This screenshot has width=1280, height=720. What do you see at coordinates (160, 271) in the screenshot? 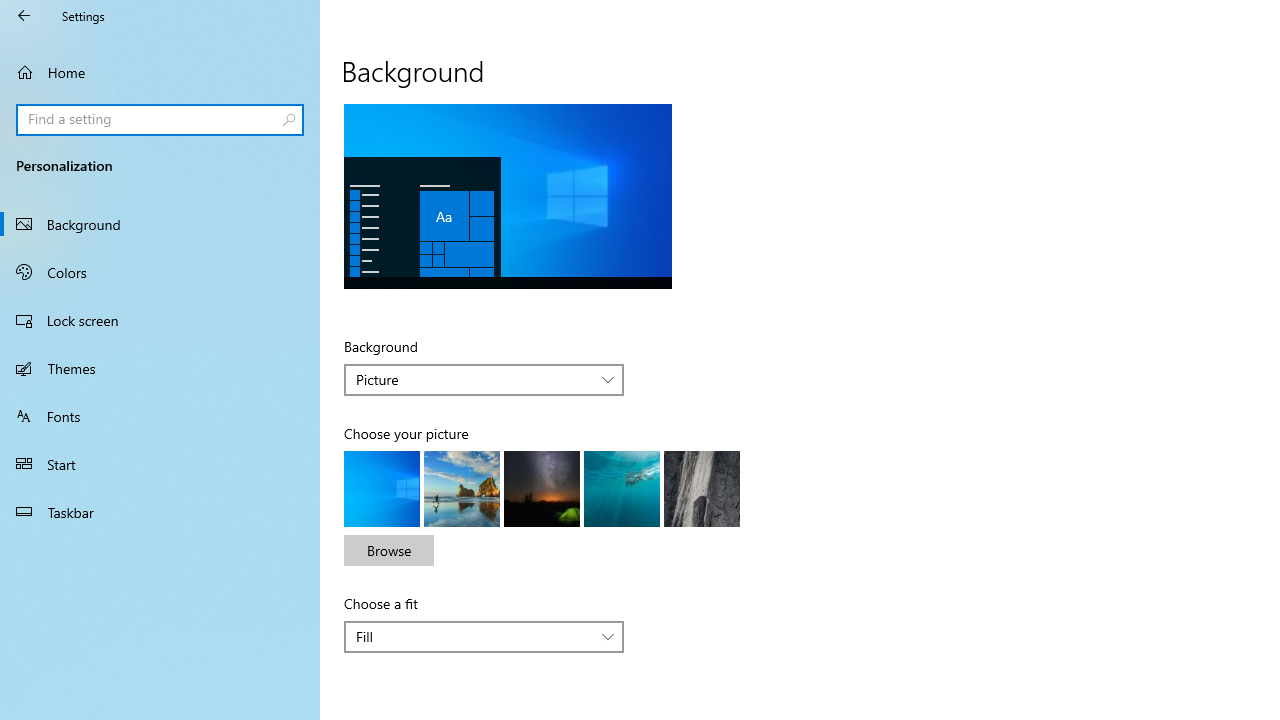
I see `'Colors'` at bounding box center [160, 271].